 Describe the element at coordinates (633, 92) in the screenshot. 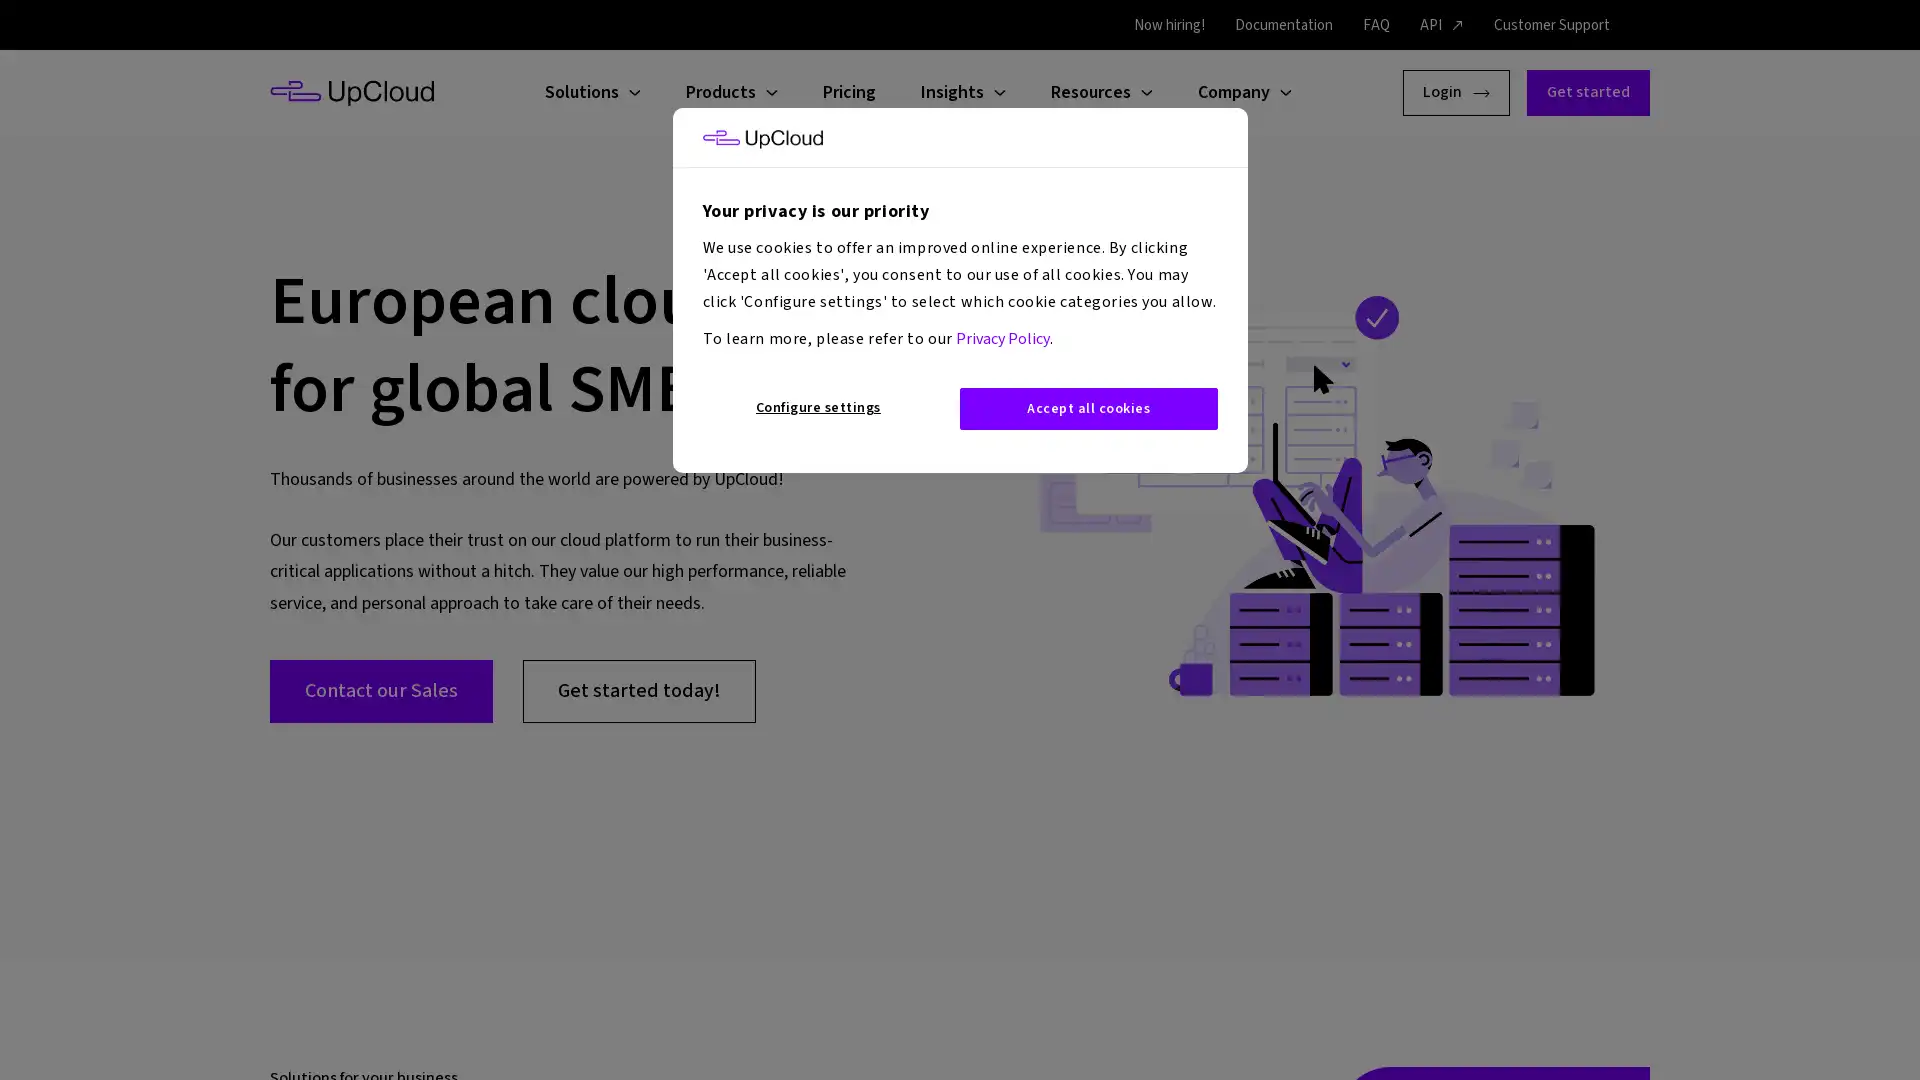

I see `Open child menu for Solutions` at that location.